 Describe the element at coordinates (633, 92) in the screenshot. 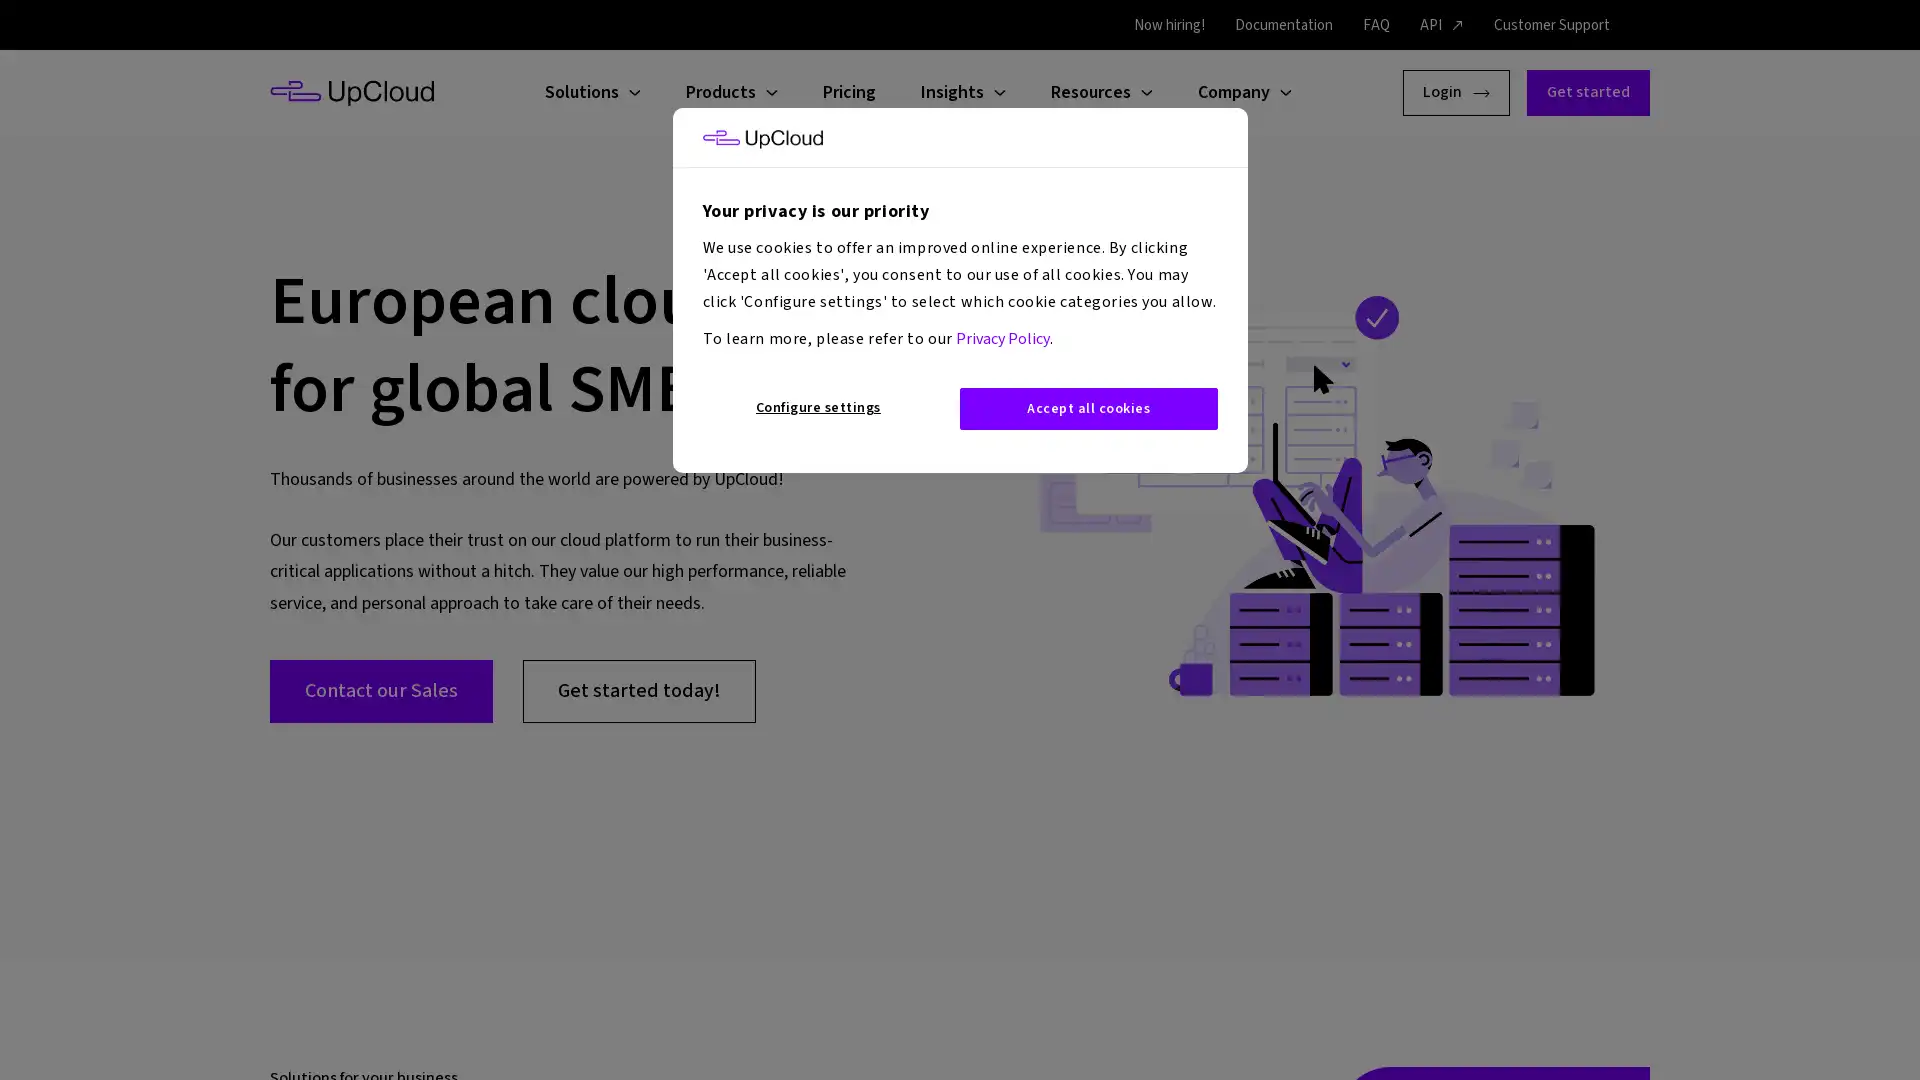

I see `Open child menu for Solutions` at that location.